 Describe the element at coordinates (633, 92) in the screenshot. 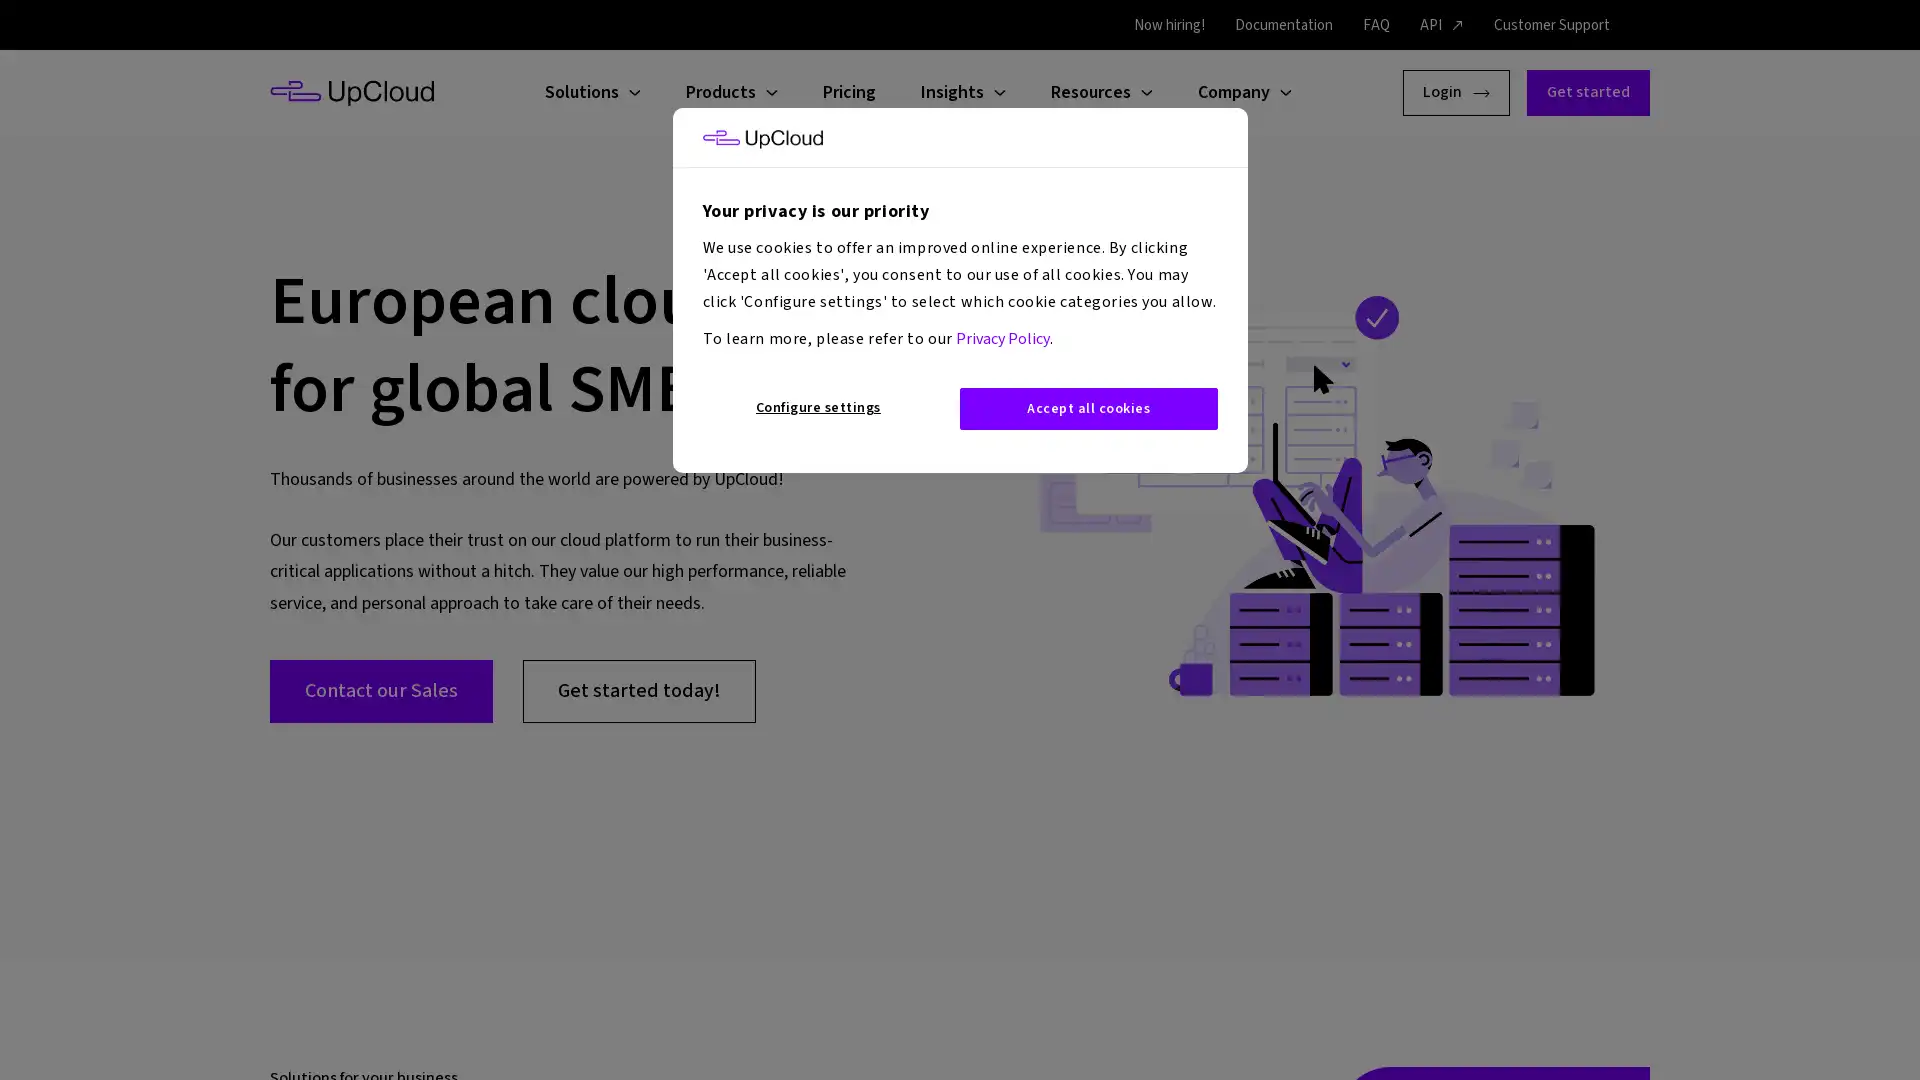

I see `Open child menu for Solutions` at that location.